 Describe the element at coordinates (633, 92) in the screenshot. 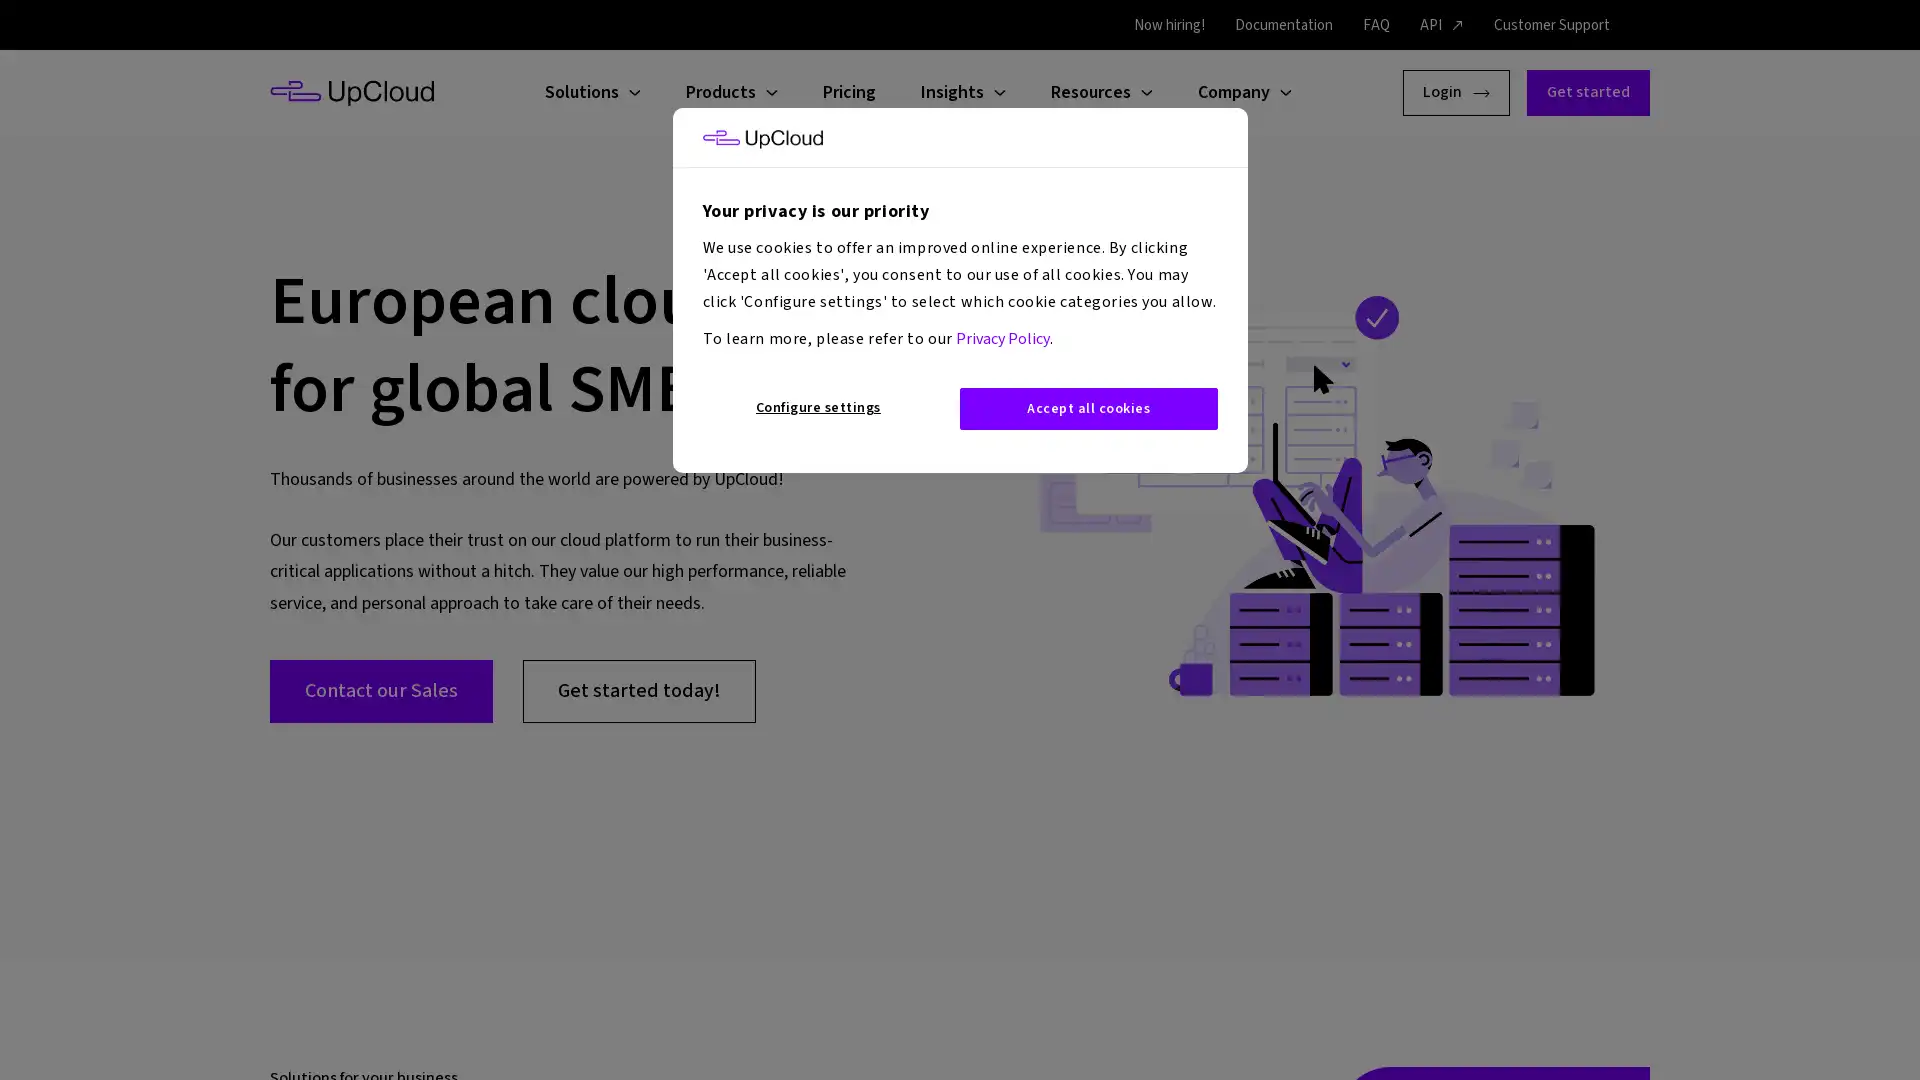

I see `Open child menu for Solutions` at that location.